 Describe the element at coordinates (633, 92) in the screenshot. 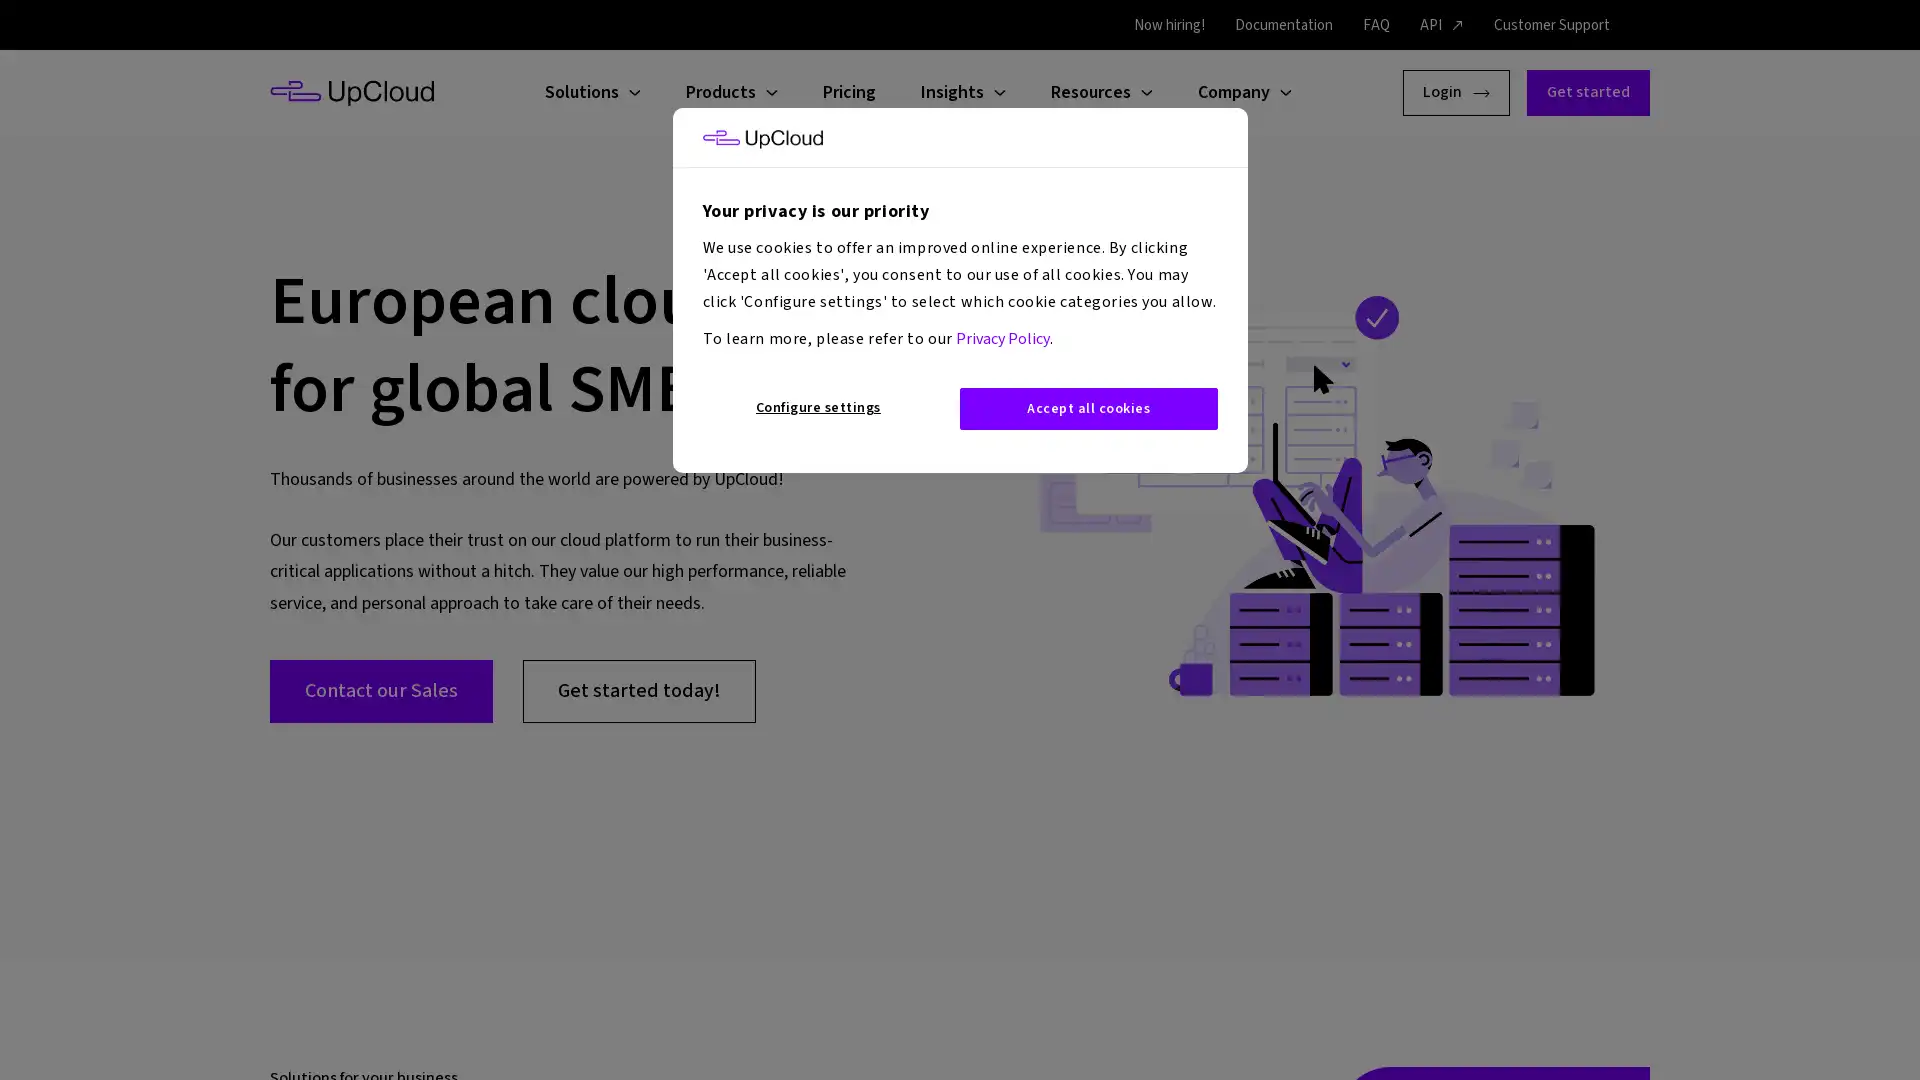

I see `Open child menu for Solutions` at that location.